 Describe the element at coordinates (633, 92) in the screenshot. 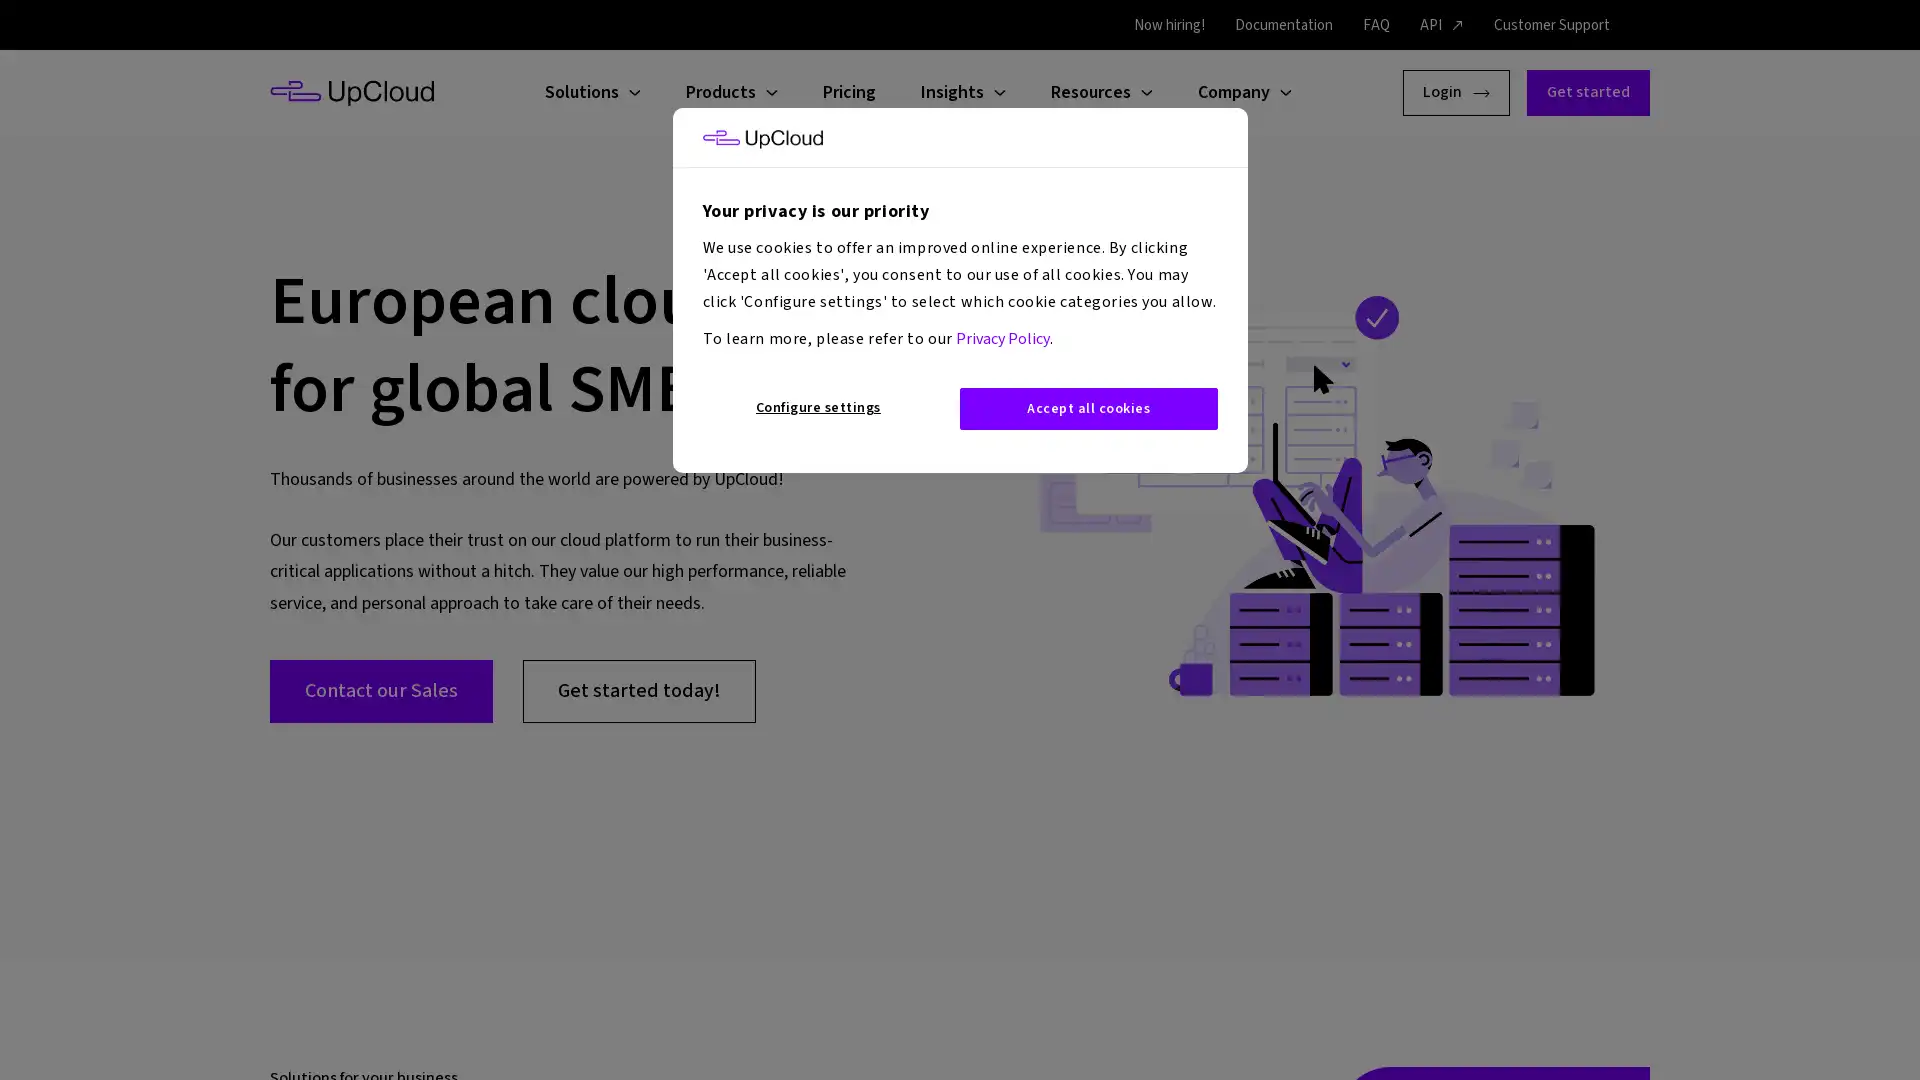

I see `Open child menu for Solutions` at that location.